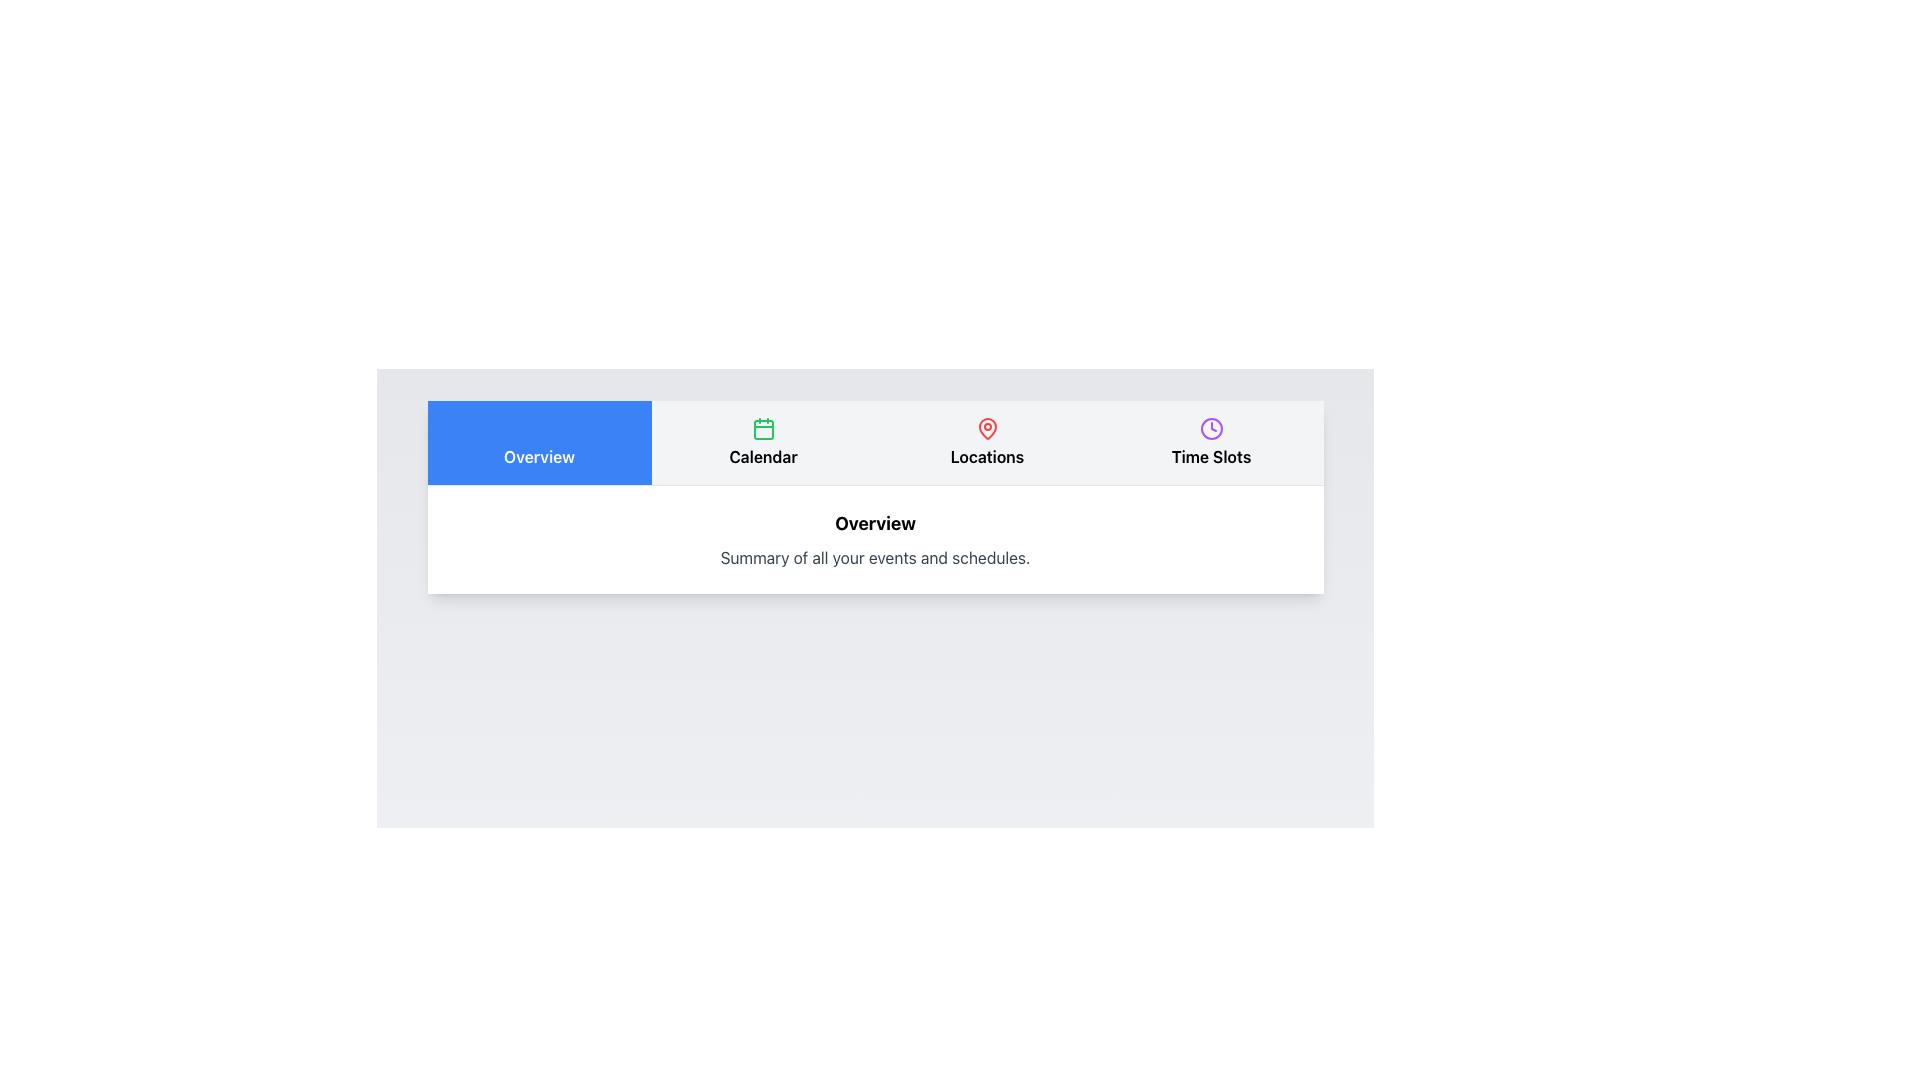  What do you see at coordinates (762, 427) in the screenshot?
I see `the green calendar icon in the horizontal menu bar` at bounding box center [762, 427].